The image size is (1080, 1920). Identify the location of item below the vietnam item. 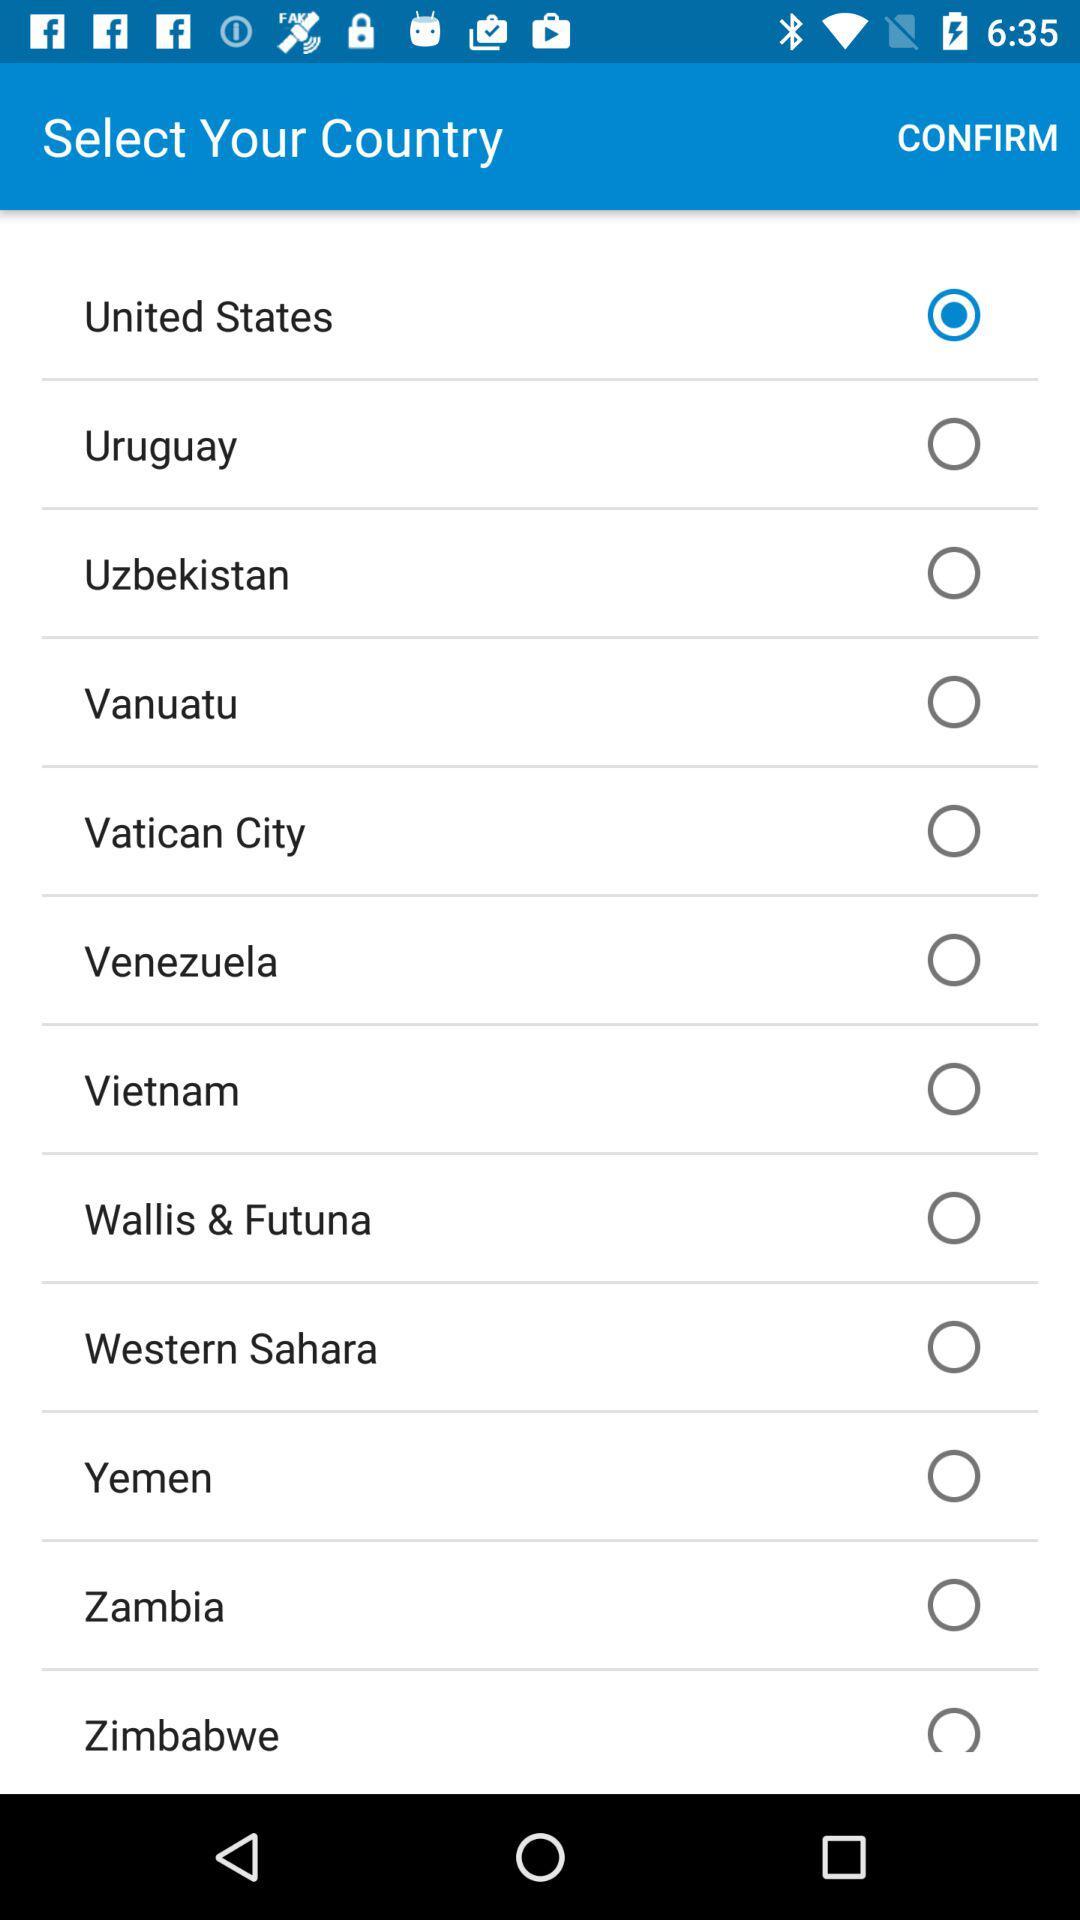
(540, 1217).